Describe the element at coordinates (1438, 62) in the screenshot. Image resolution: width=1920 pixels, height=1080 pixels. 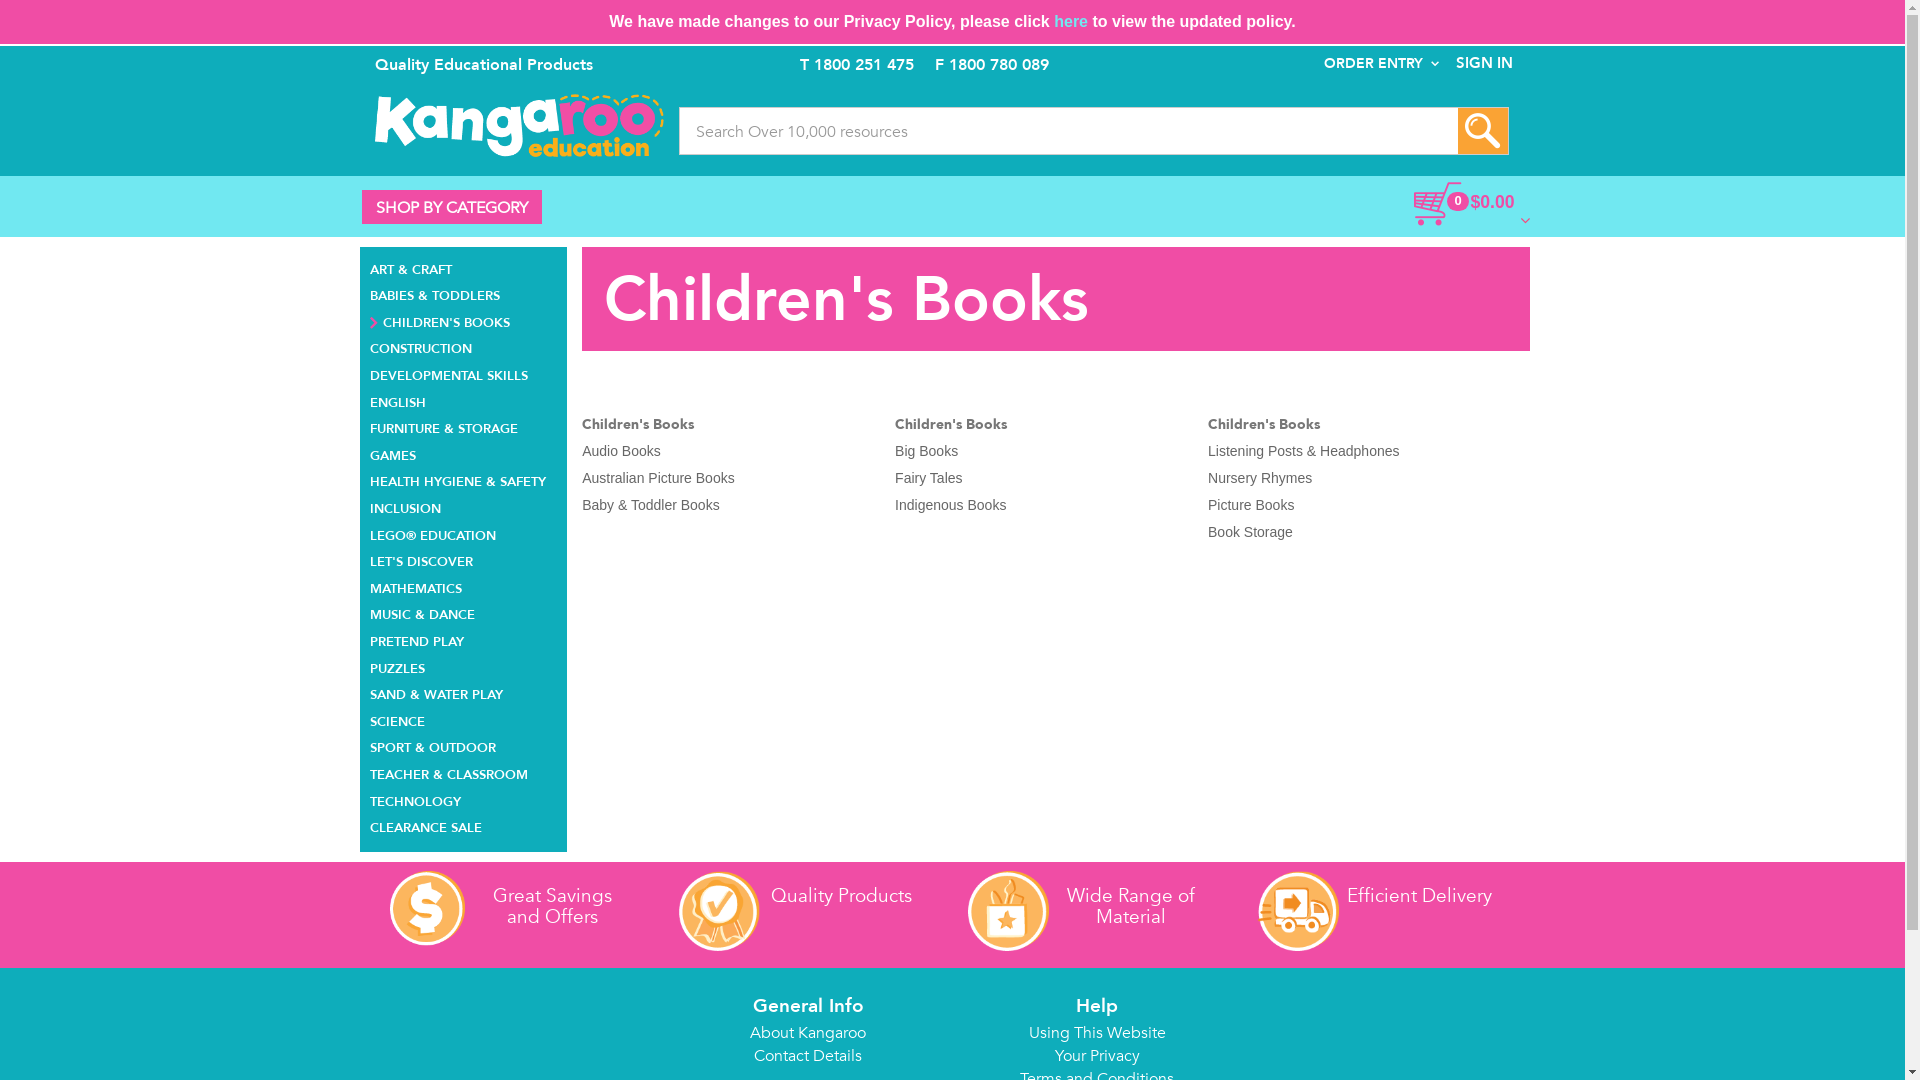
I see `'SIGN IN'` at that location.